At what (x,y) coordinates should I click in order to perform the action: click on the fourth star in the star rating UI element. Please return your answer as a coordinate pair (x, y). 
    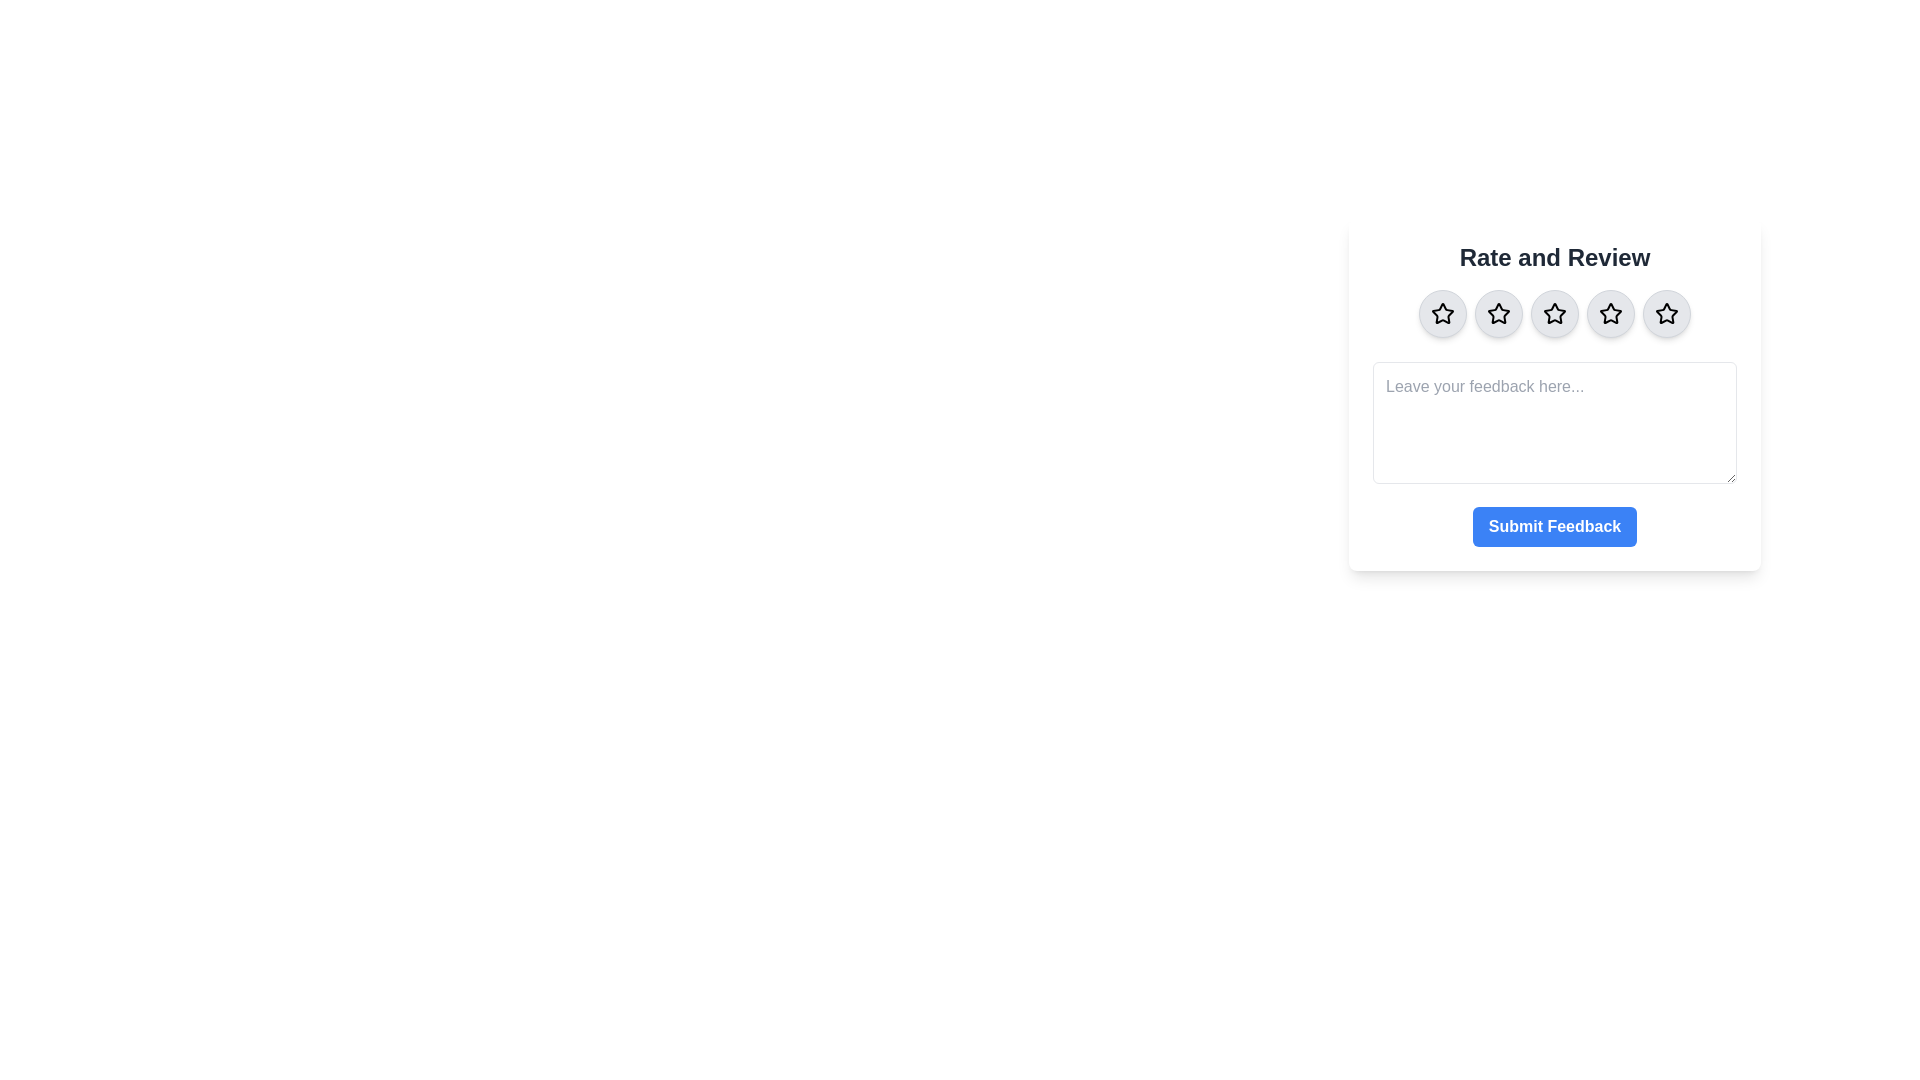
    Looking at the image, I should click on (1611, 313).